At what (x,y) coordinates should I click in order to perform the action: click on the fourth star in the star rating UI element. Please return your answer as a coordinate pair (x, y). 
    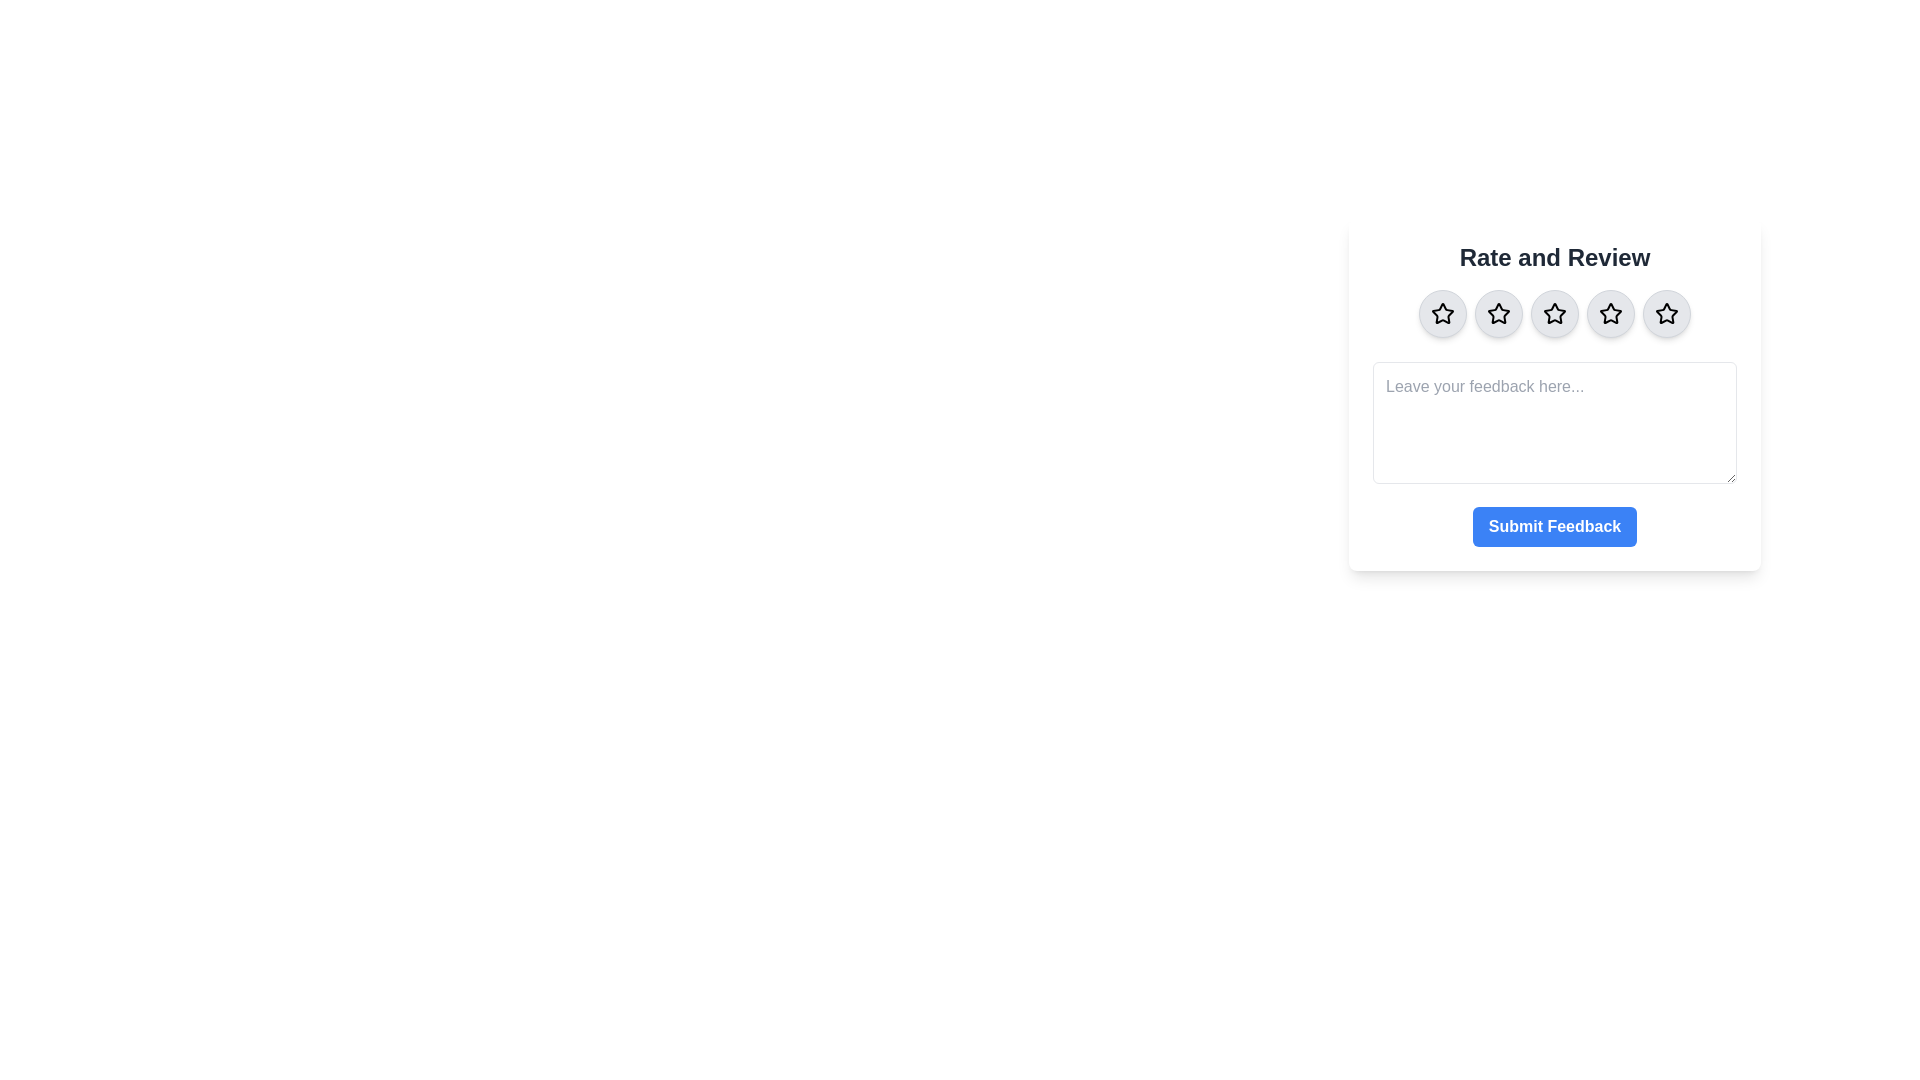
    Looking at the image, I should click on (1611, 313).